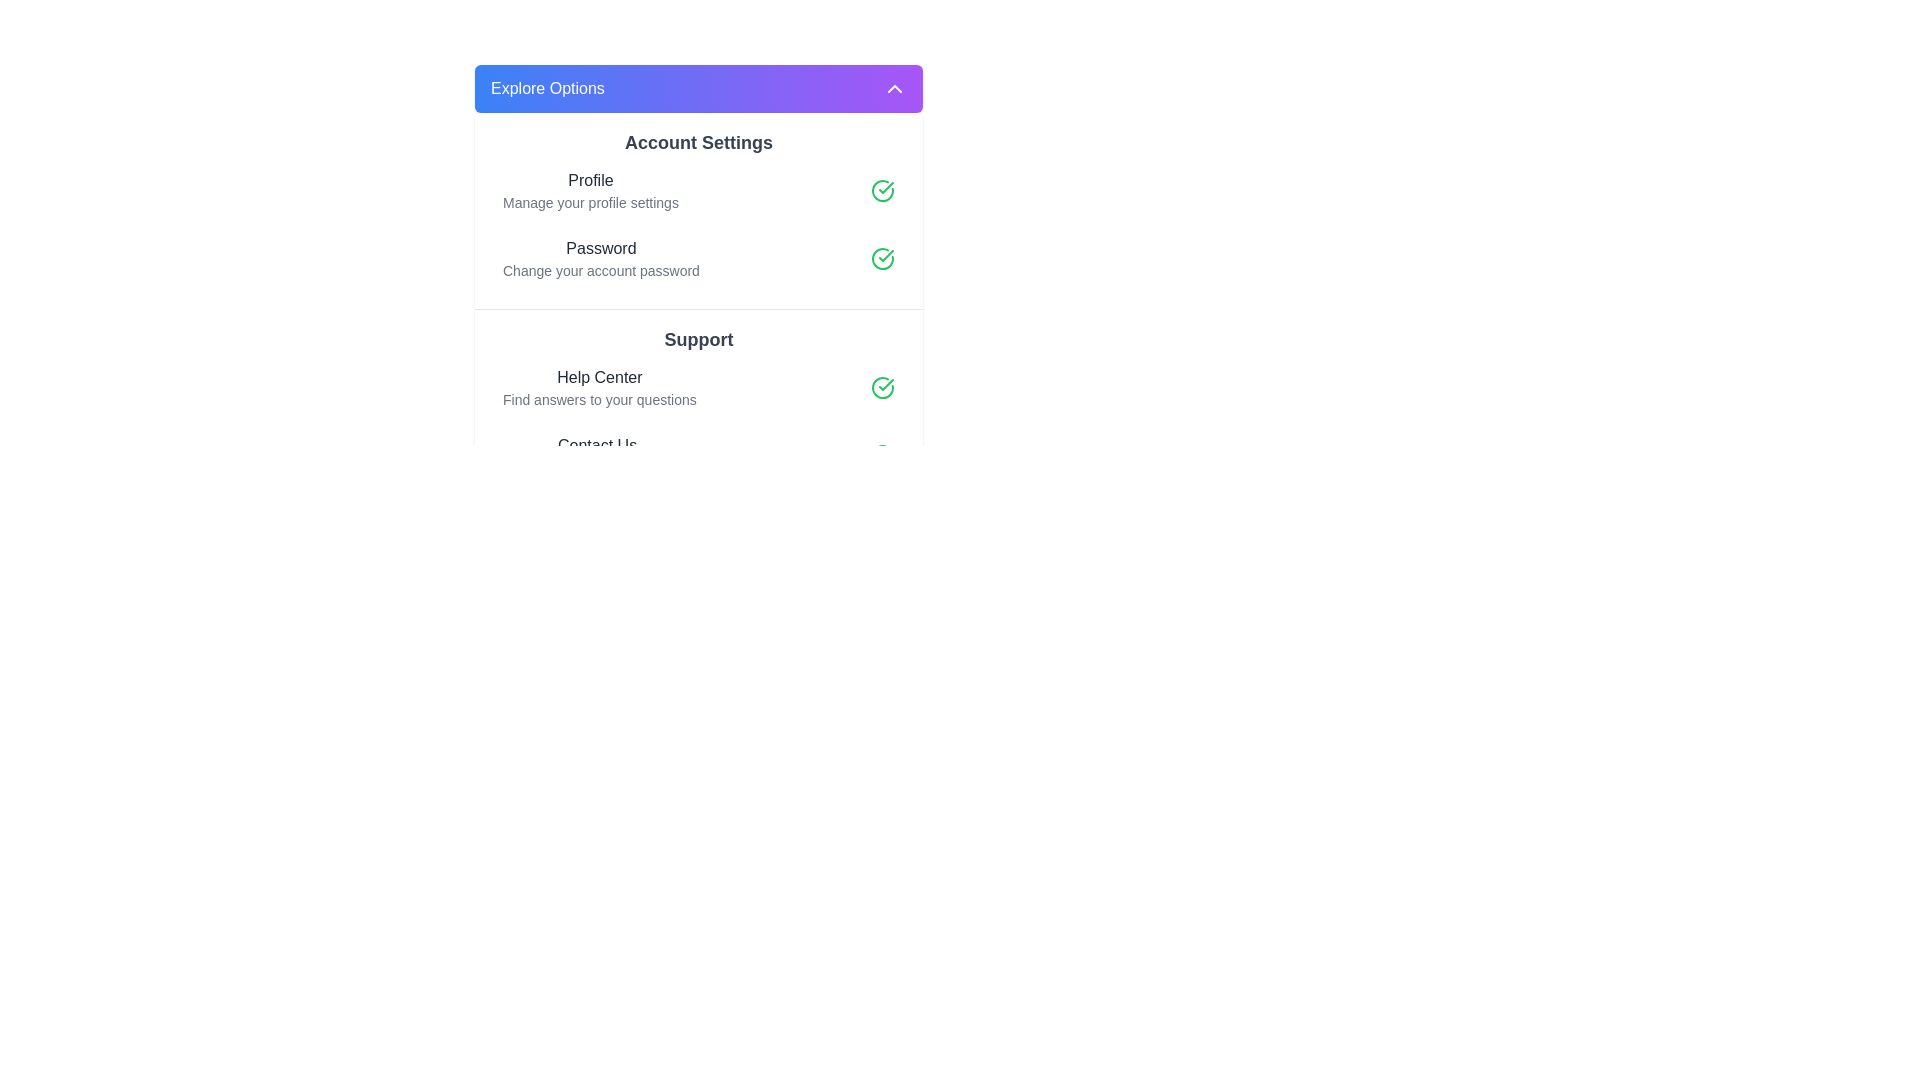 This screenshot has height=1080, width=1920. I want to click on the account settings title text label, which is centrally placed at the top of the interface and serves as a header for the following content, so click(699, 141).